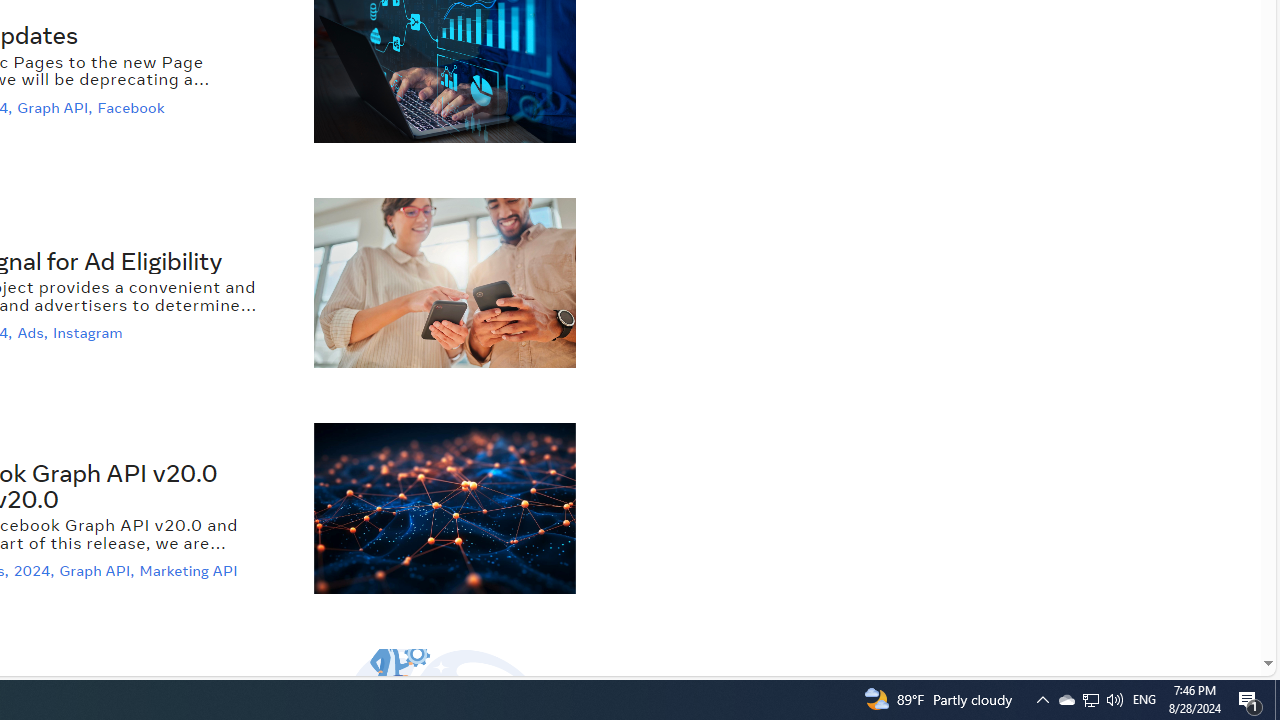 The height and width of the screenshot is (720, 1280). Describe the element at coordinates (34, 332) in the screenshot. I see `'Ads,'` at that location.